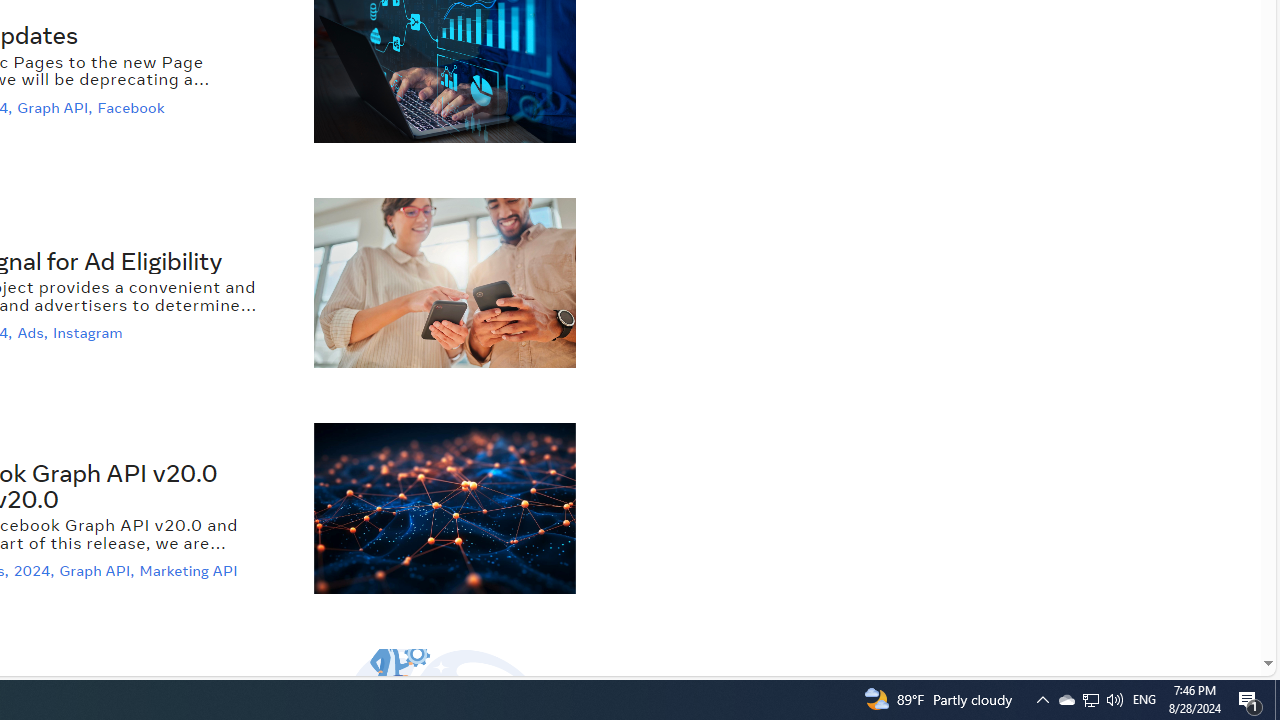 The height and width of the screenshot is (720, 1280). Describe the element at coordinates (34, 332) in the screenshot. I see `'Ads,'` at that location.